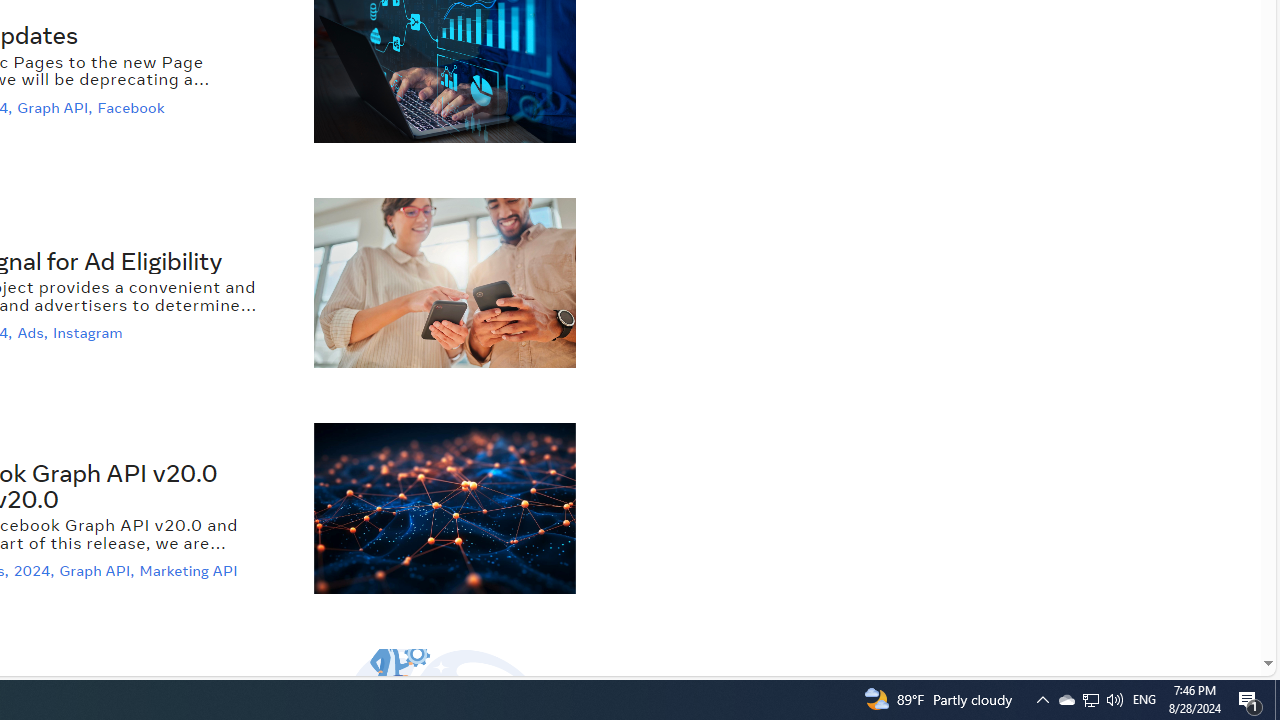 The height and width of the screenshot is (720, 1280). Describe the element at coordinates (34, 332) in the screenshot. I see `'Ads,'` at that location.